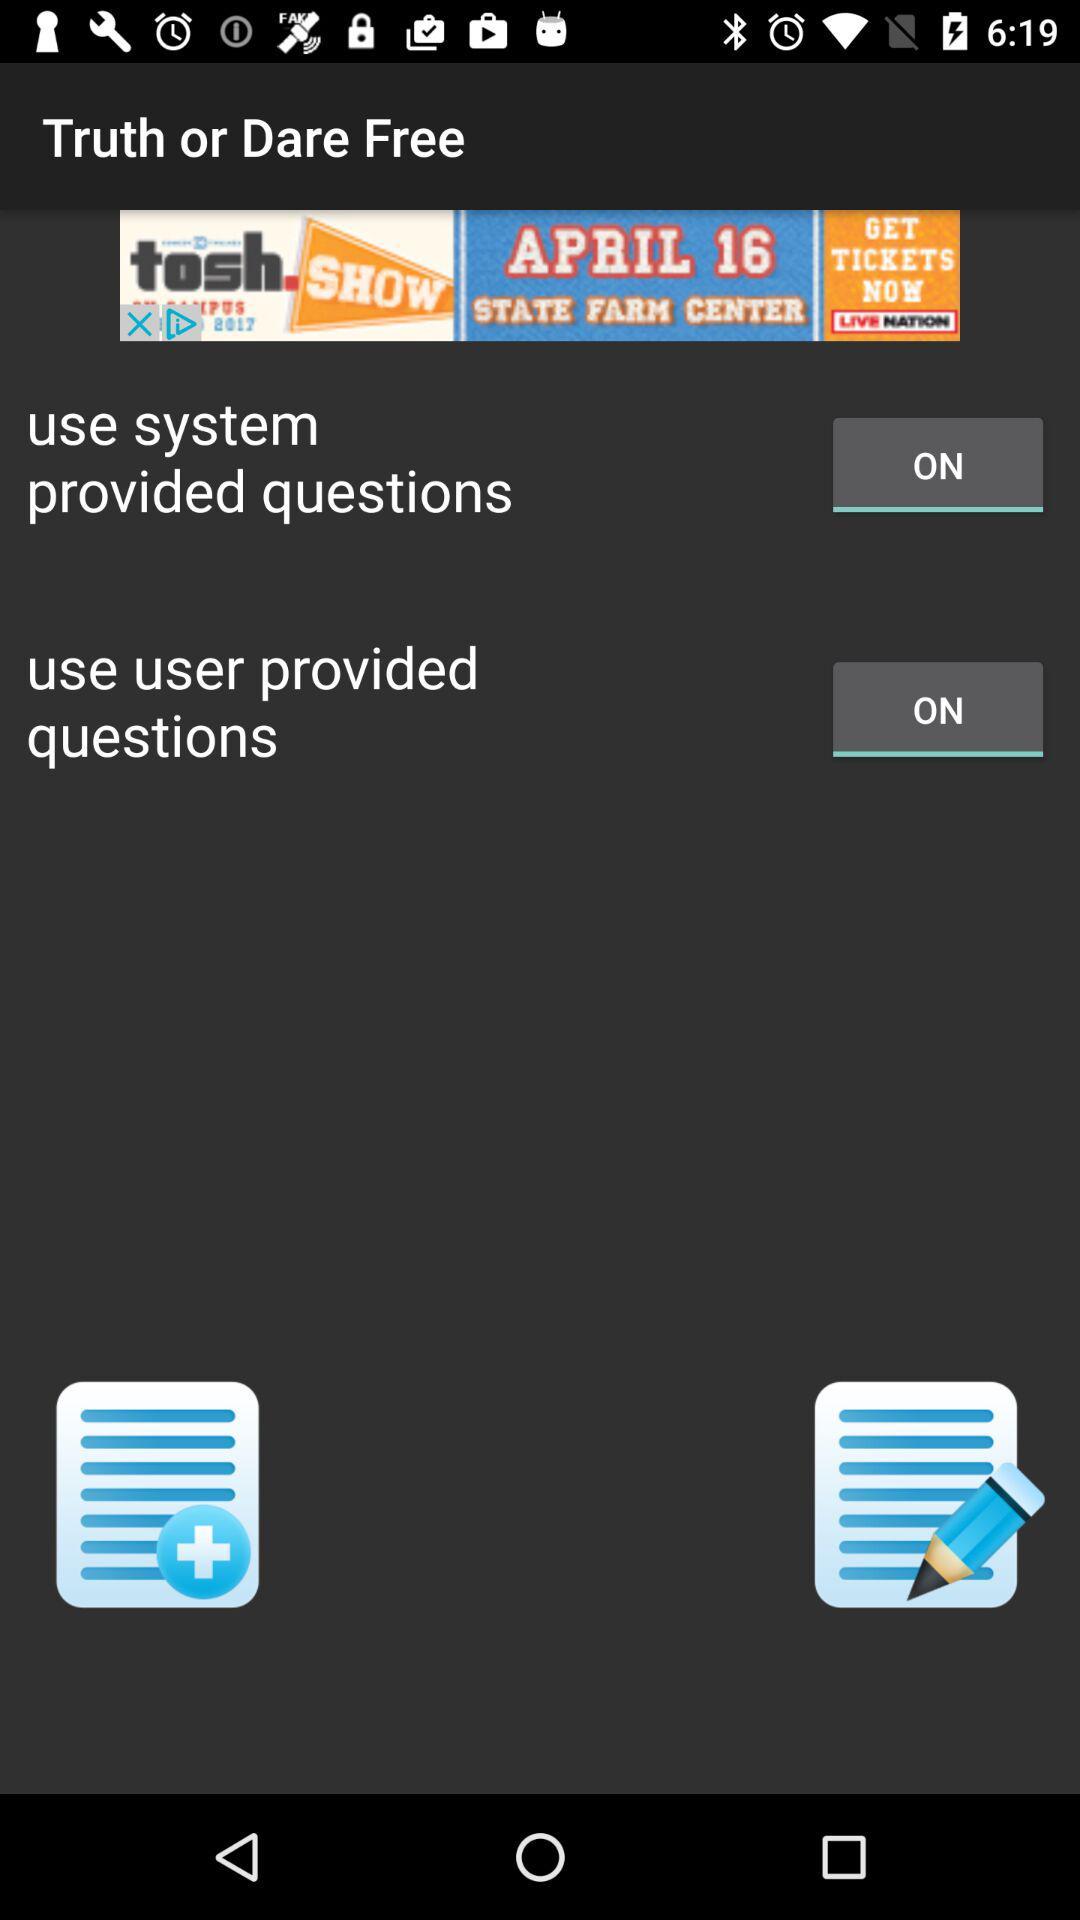  What do you see at coordinates (540, 274) in the screenshot?
I see `open advertisement` at bounding box center [540, 274].